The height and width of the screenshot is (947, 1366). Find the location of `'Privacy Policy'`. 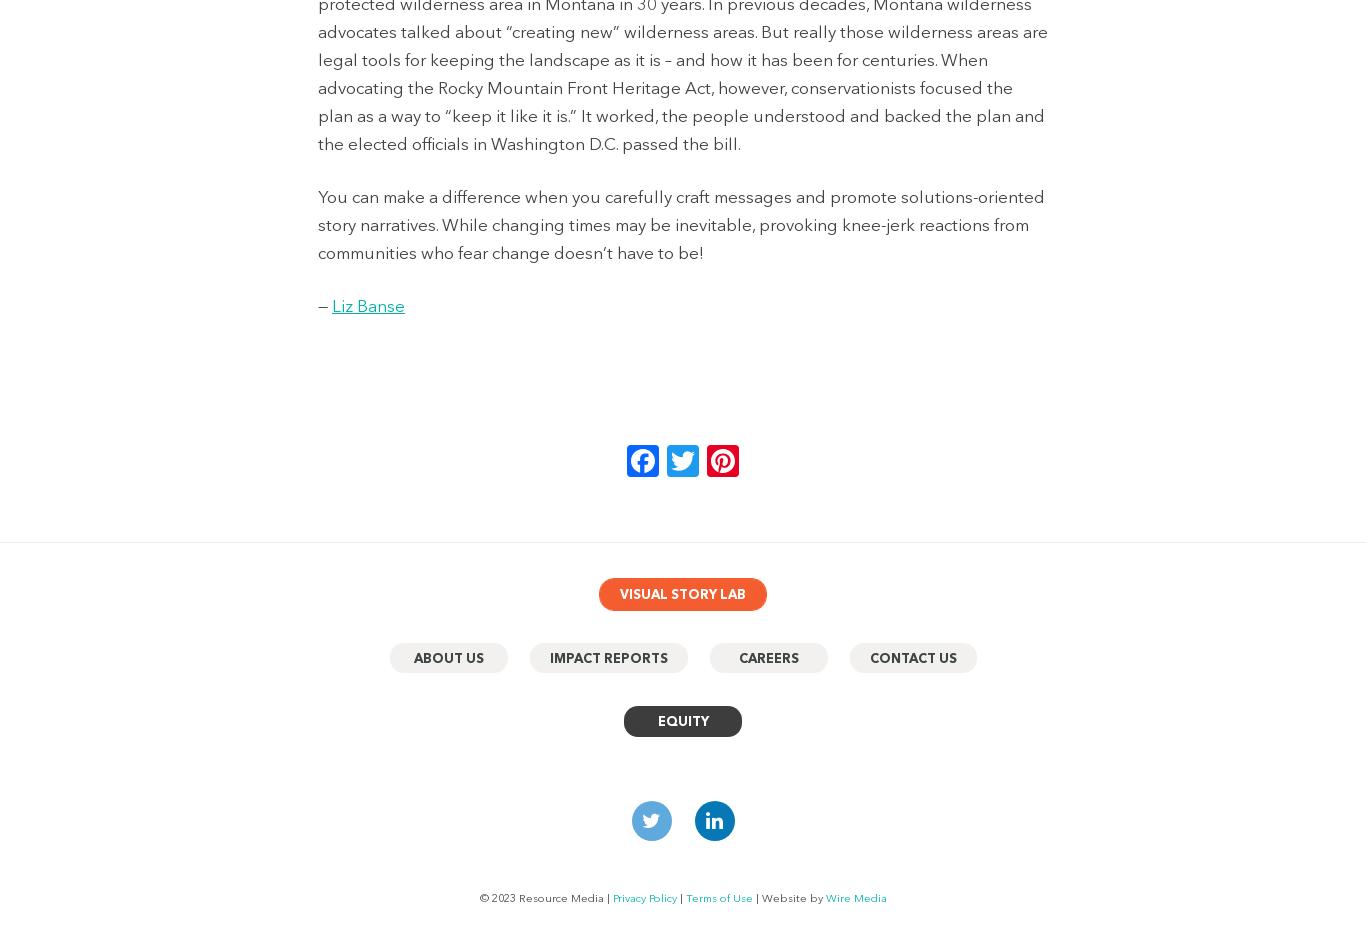

'Privacy Policy' is located at coordinates (642, 897).